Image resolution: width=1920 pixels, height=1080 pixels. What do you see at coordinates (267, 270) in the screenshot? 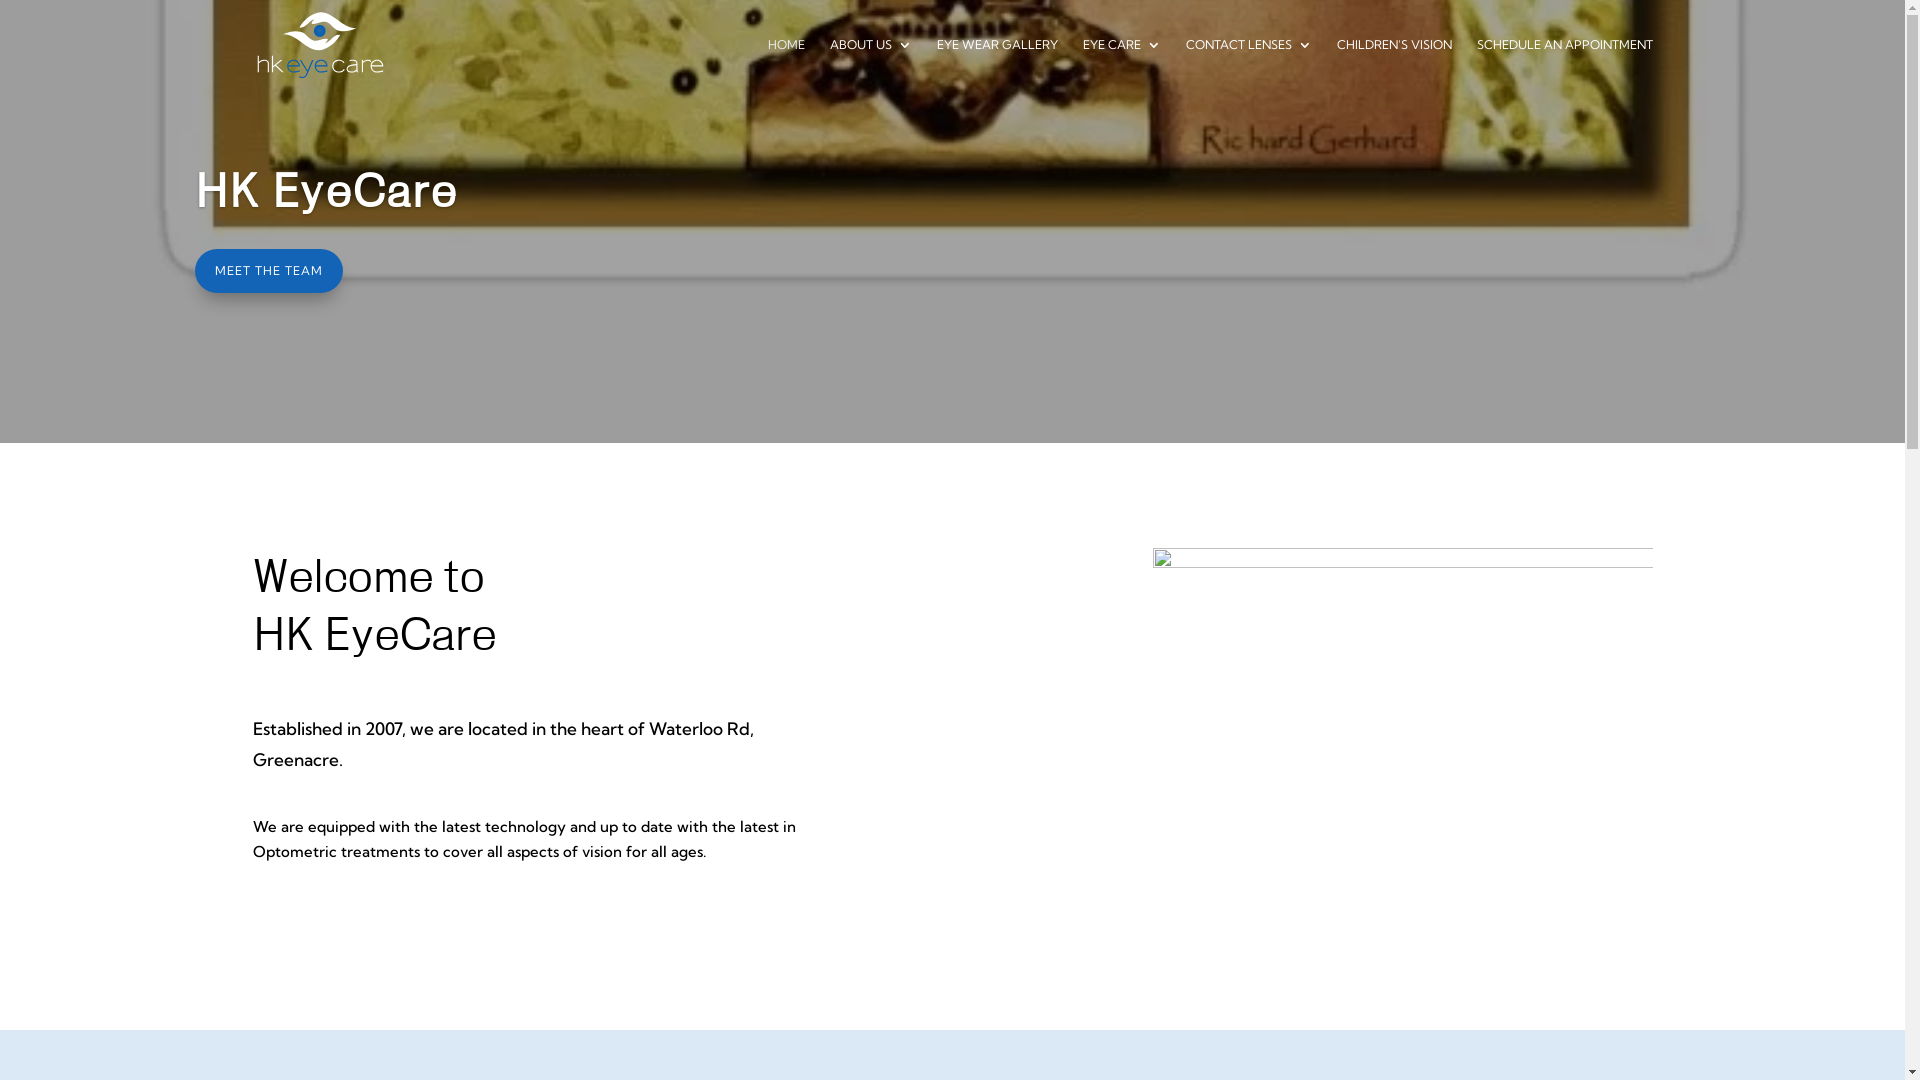
I see `'MEET THE TEAM'` at bounding box center [267, 270].